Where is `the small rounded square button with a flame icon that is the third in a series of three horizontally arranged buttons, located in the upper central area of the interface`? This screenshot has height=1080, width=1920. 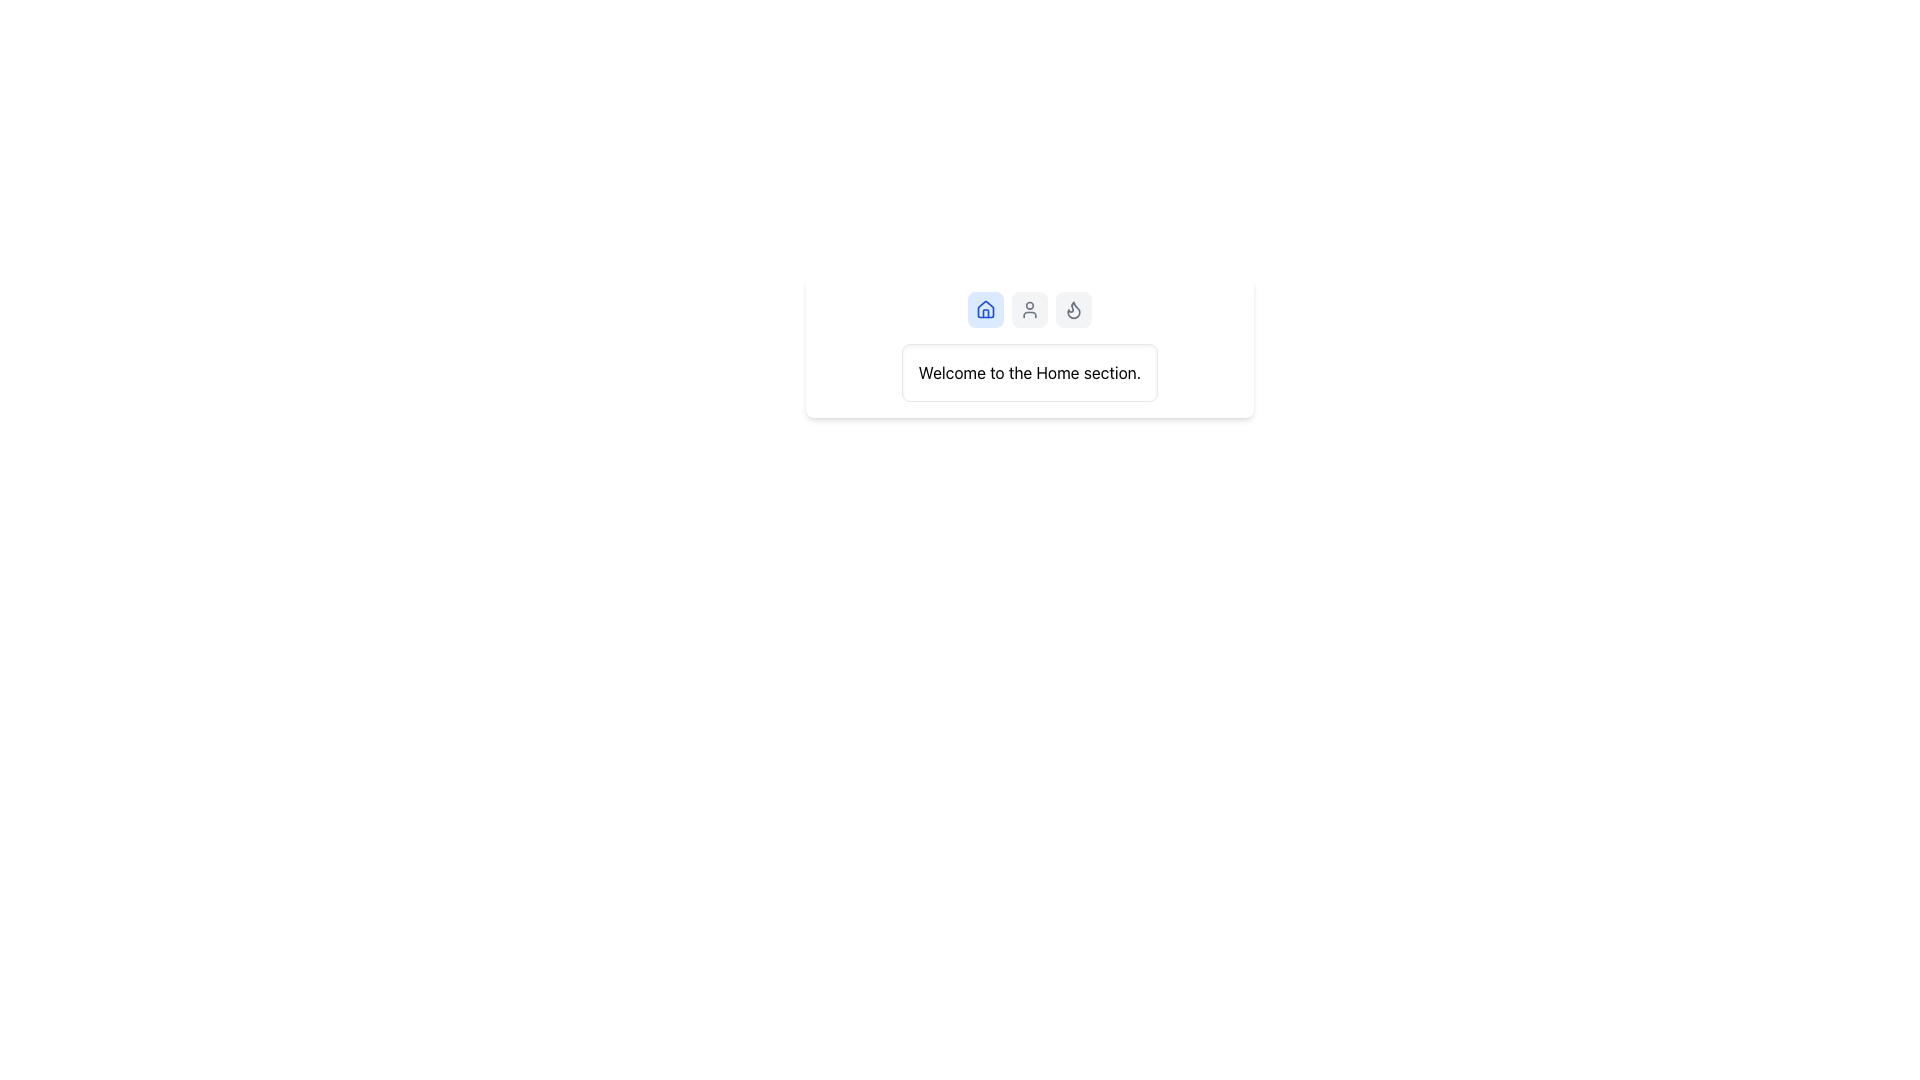 the small rounded square button with a flame icon that is the third in a series of three horizontally arranged buttons, located in the upper central area of the interface is located at coordinates (1073, 309).